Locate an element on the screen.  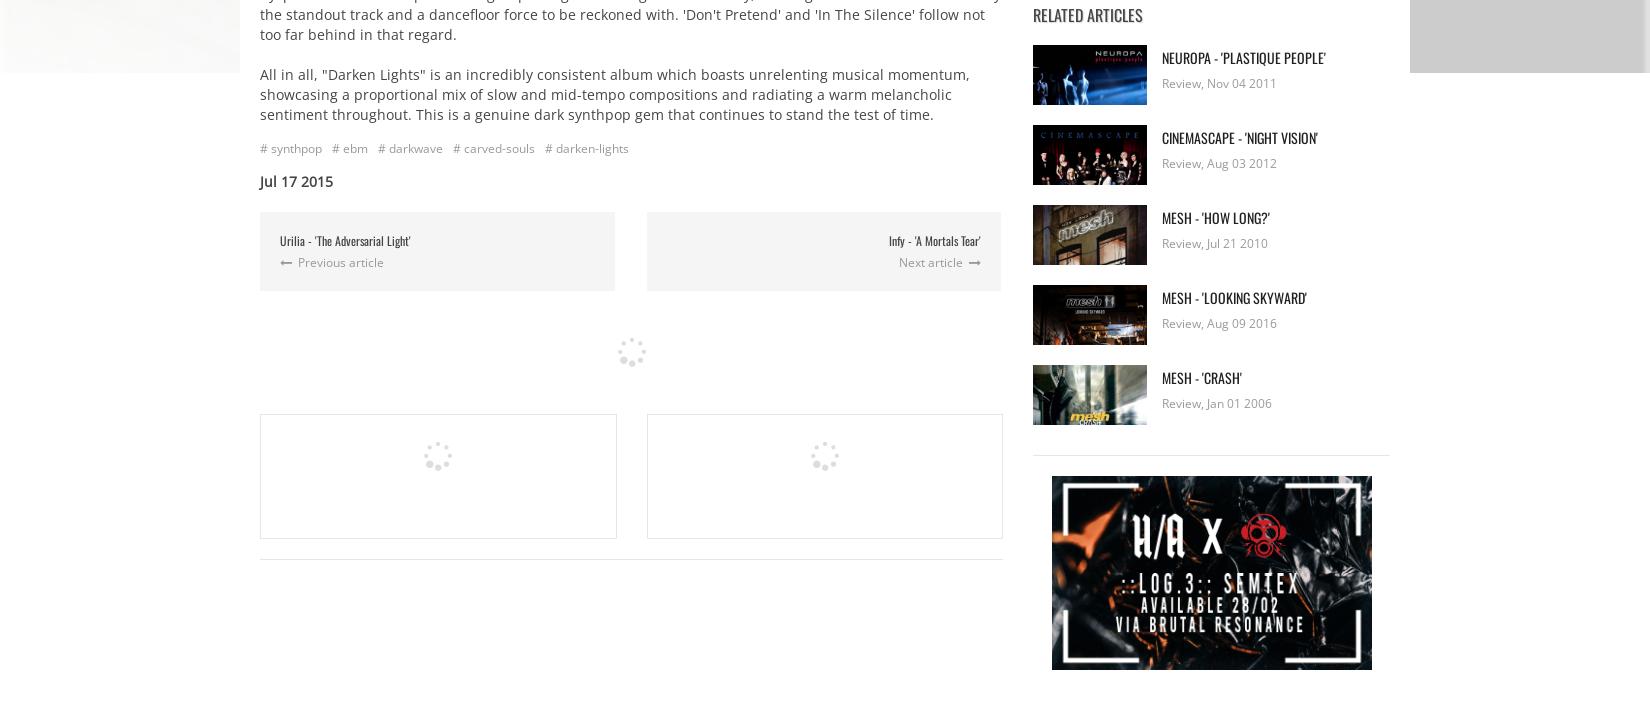
'Review, Jan 01 2006' is located at coordinates (1217, 402).